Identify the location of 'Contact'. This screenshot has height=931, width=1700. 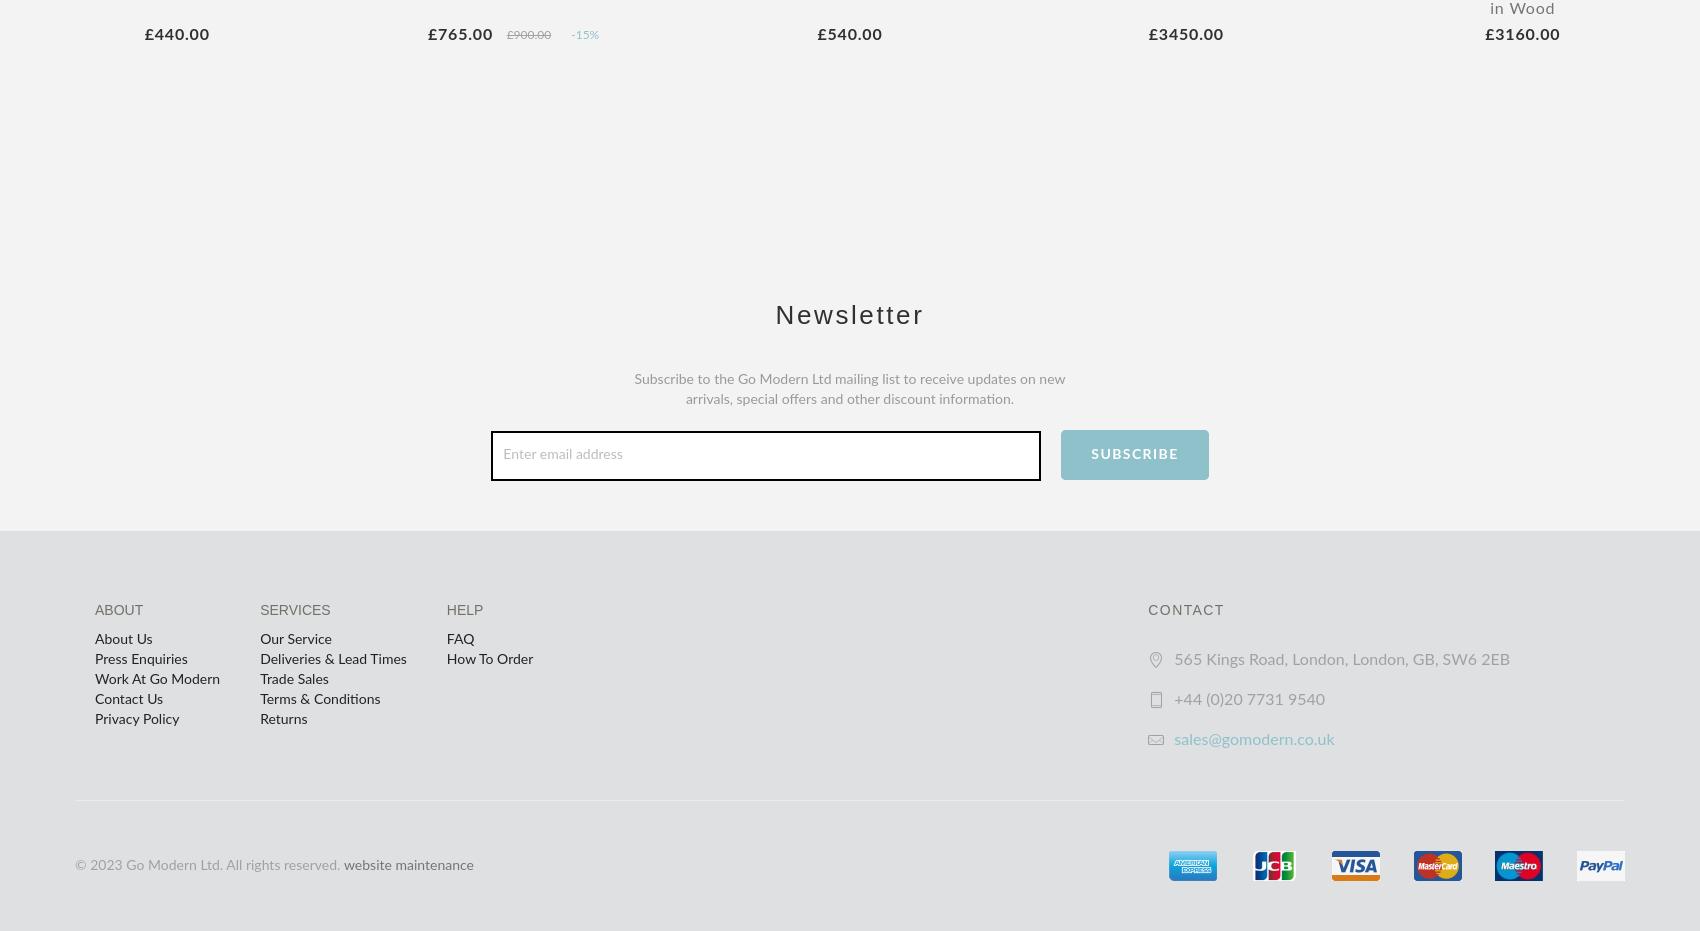
(1184, 608).